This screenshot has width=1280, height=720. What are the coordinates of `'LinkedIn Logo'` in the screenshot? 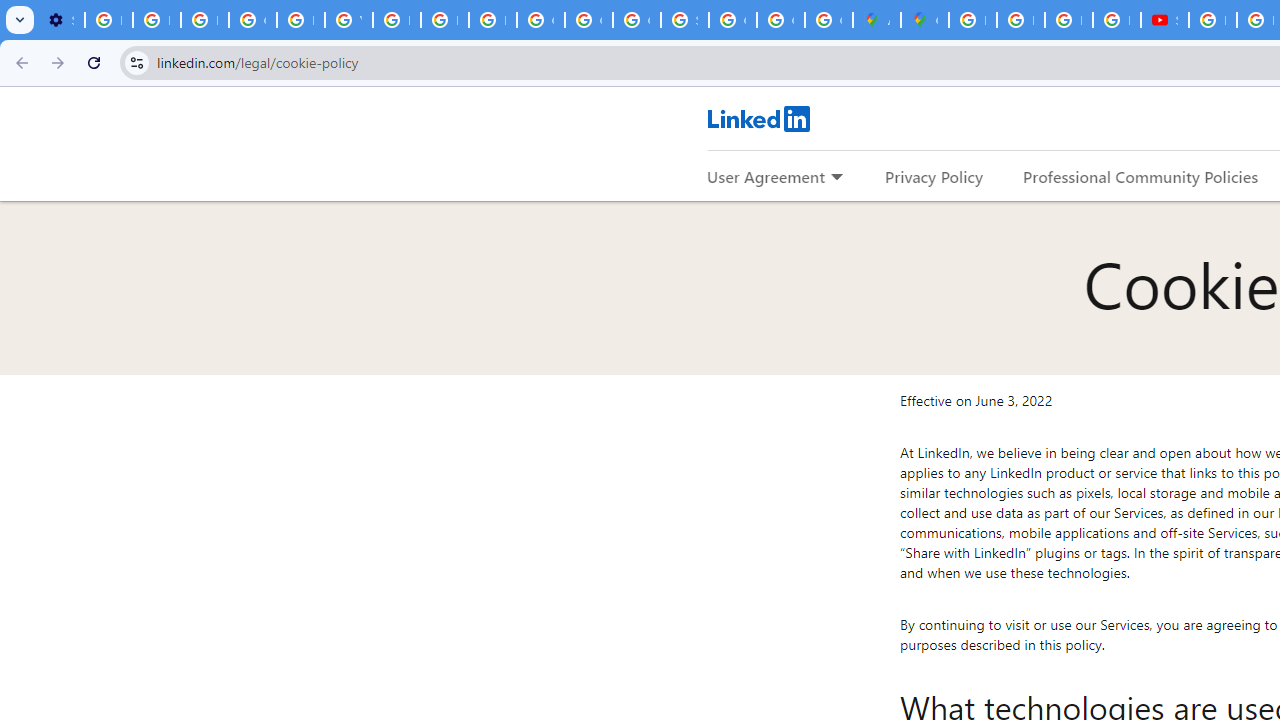 It's located at (757, 118).